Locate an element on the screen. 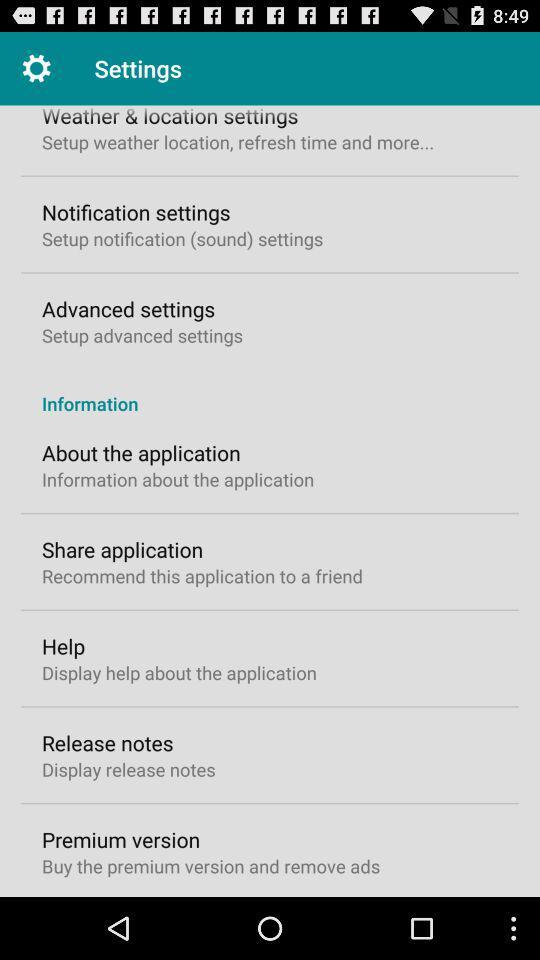 Image resolution: width=540 pixels, height=960 pixels. the share application is located at coordinates (122, 549).